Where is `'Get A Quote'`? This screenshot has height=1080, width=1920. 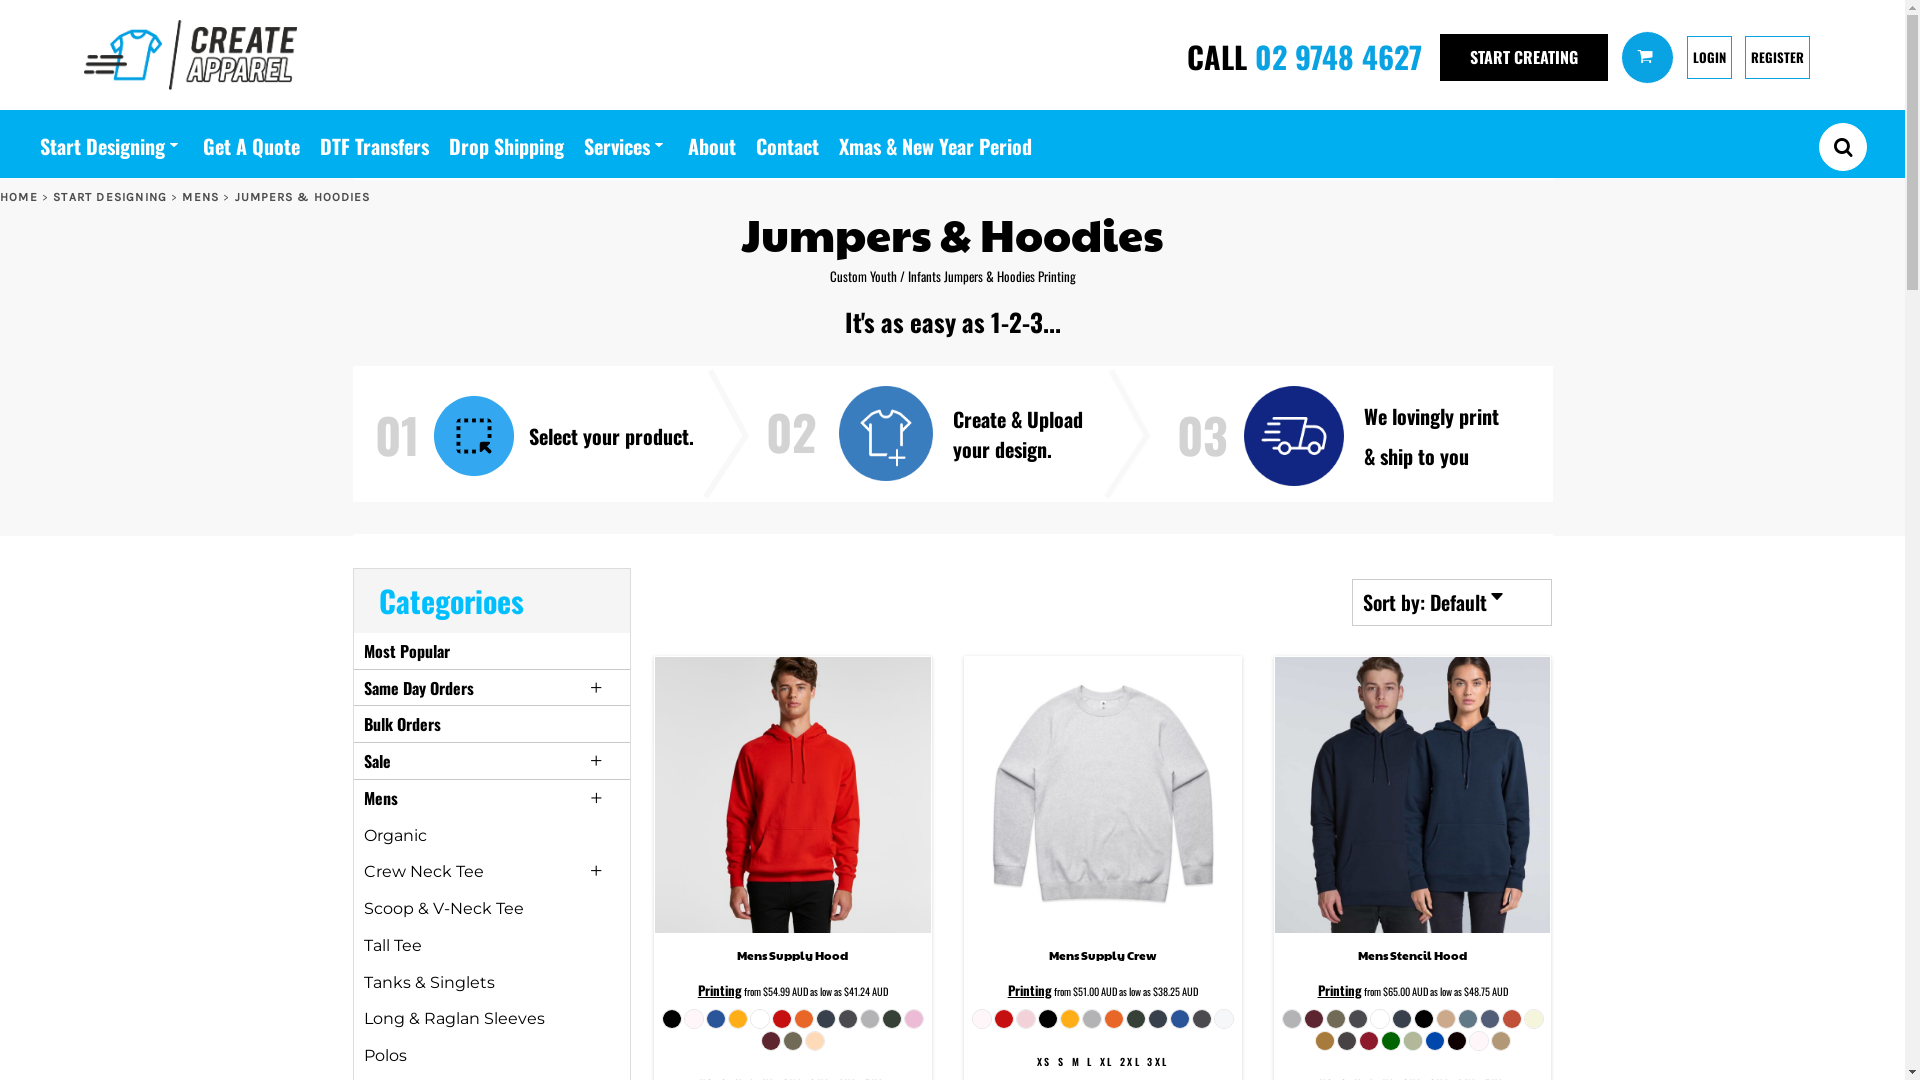 'Get A Quote' is located at coordinates (202, 142).